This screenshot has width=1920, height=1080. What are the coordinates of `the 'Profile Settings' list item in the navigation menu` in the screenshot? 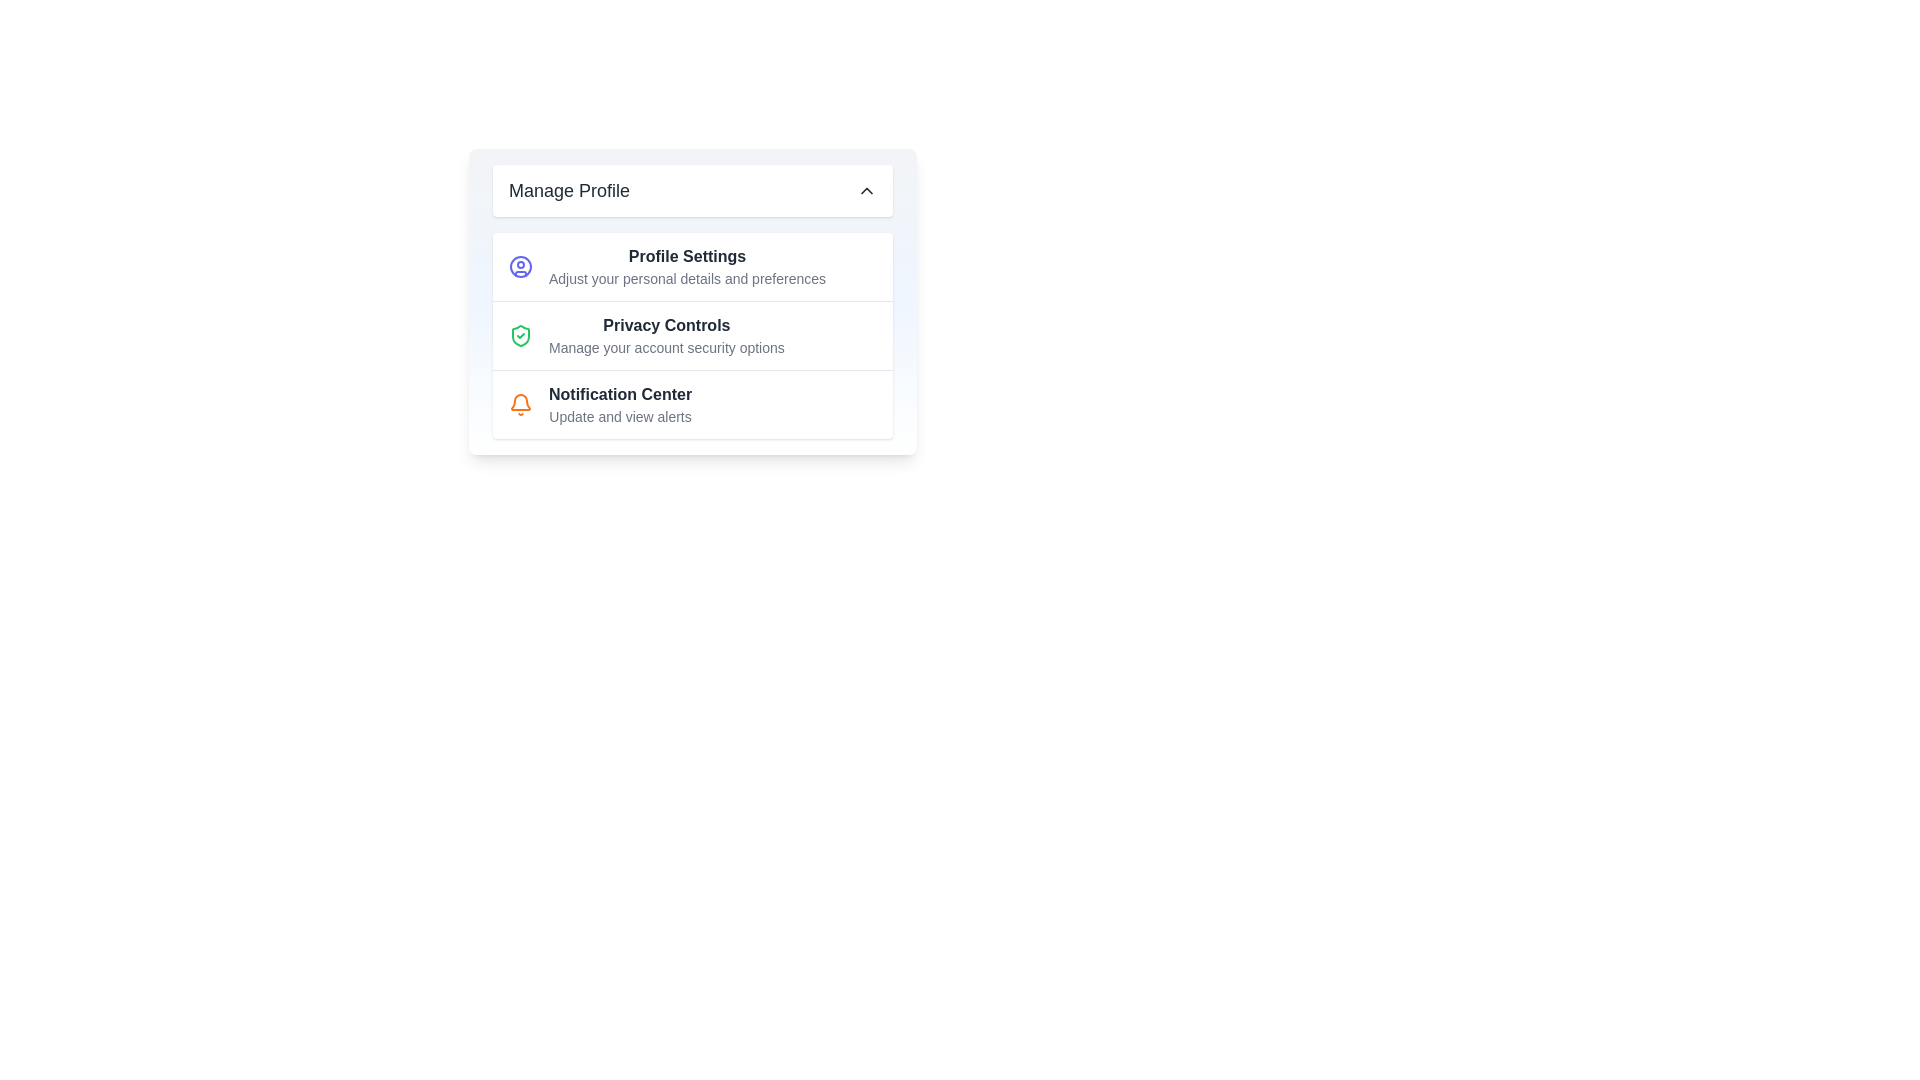 It's located at (692, 265).